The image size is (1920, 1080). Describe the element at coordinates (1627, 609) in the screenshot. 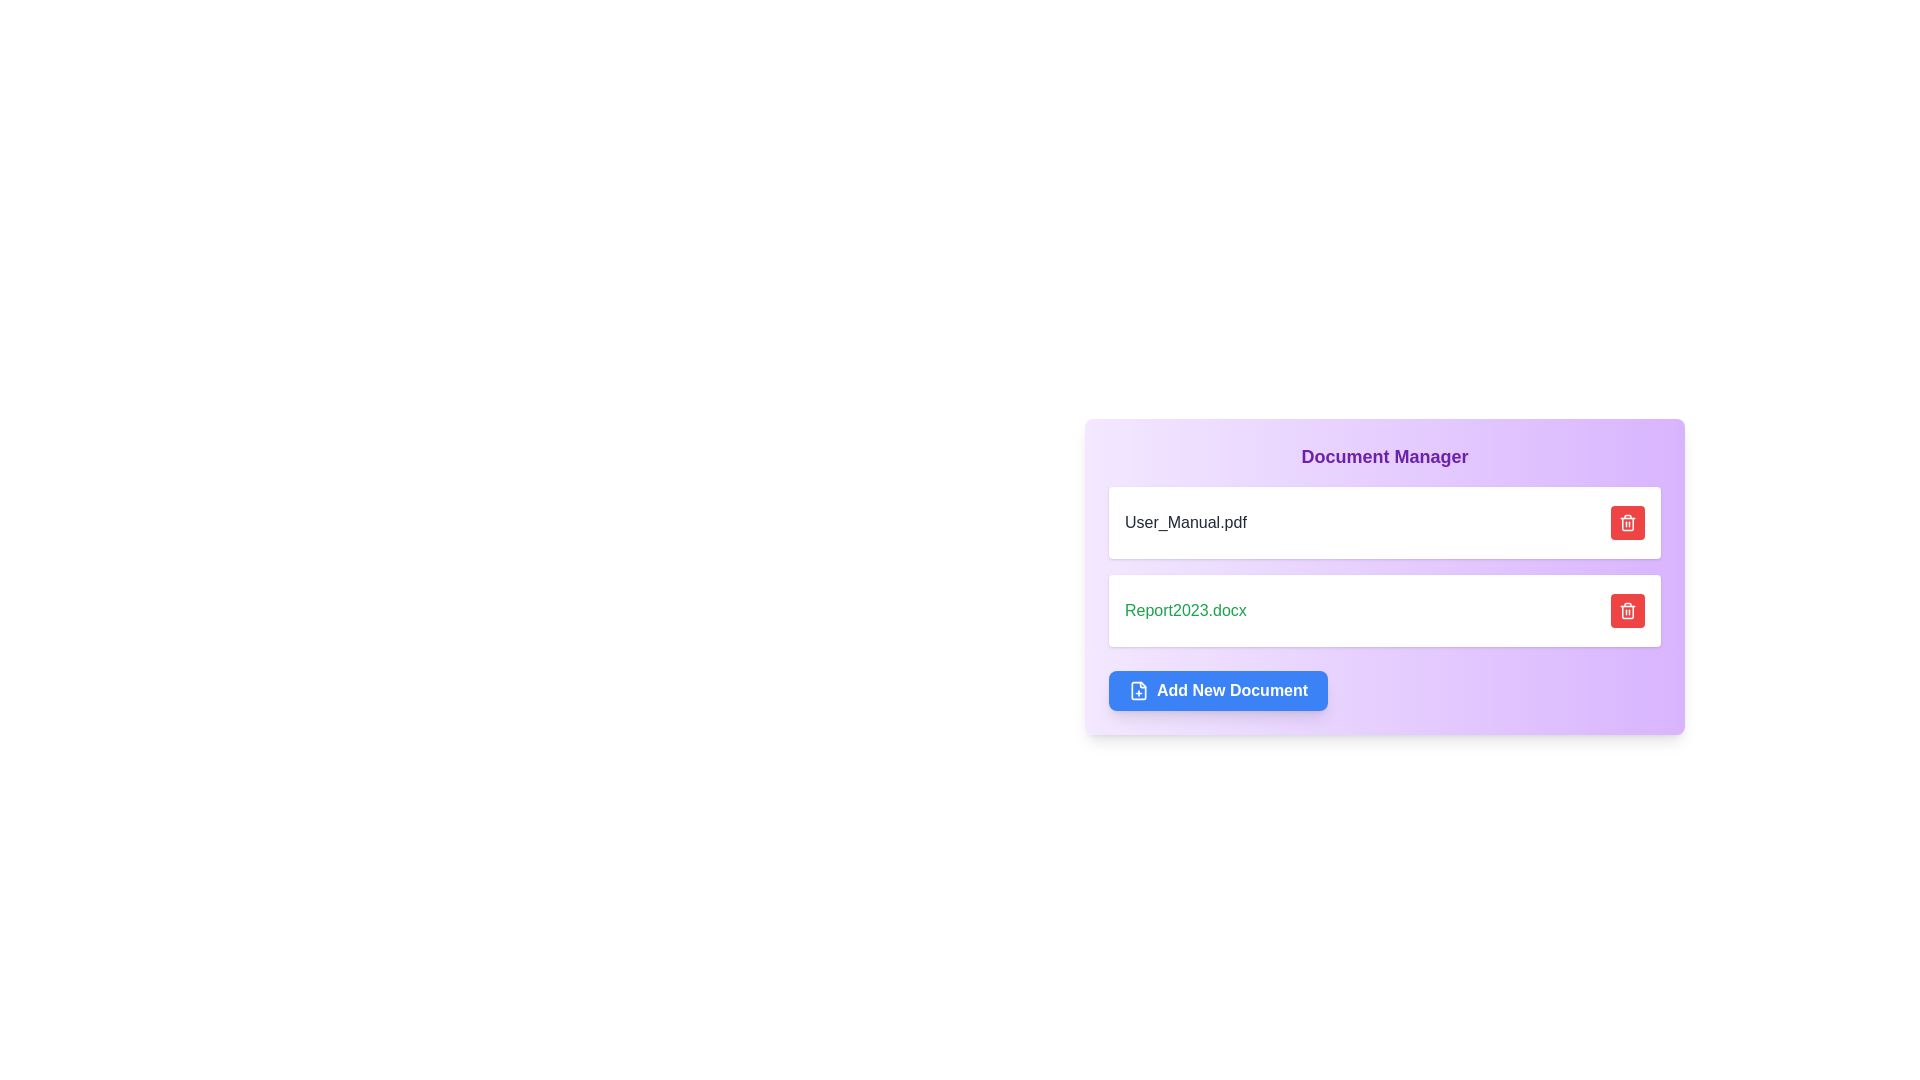

I see `the delete button for the 'Report2023.docx' document located at the far-right end of the second row in the 'Document Manager' interface to trigger a tooltip` at that location.